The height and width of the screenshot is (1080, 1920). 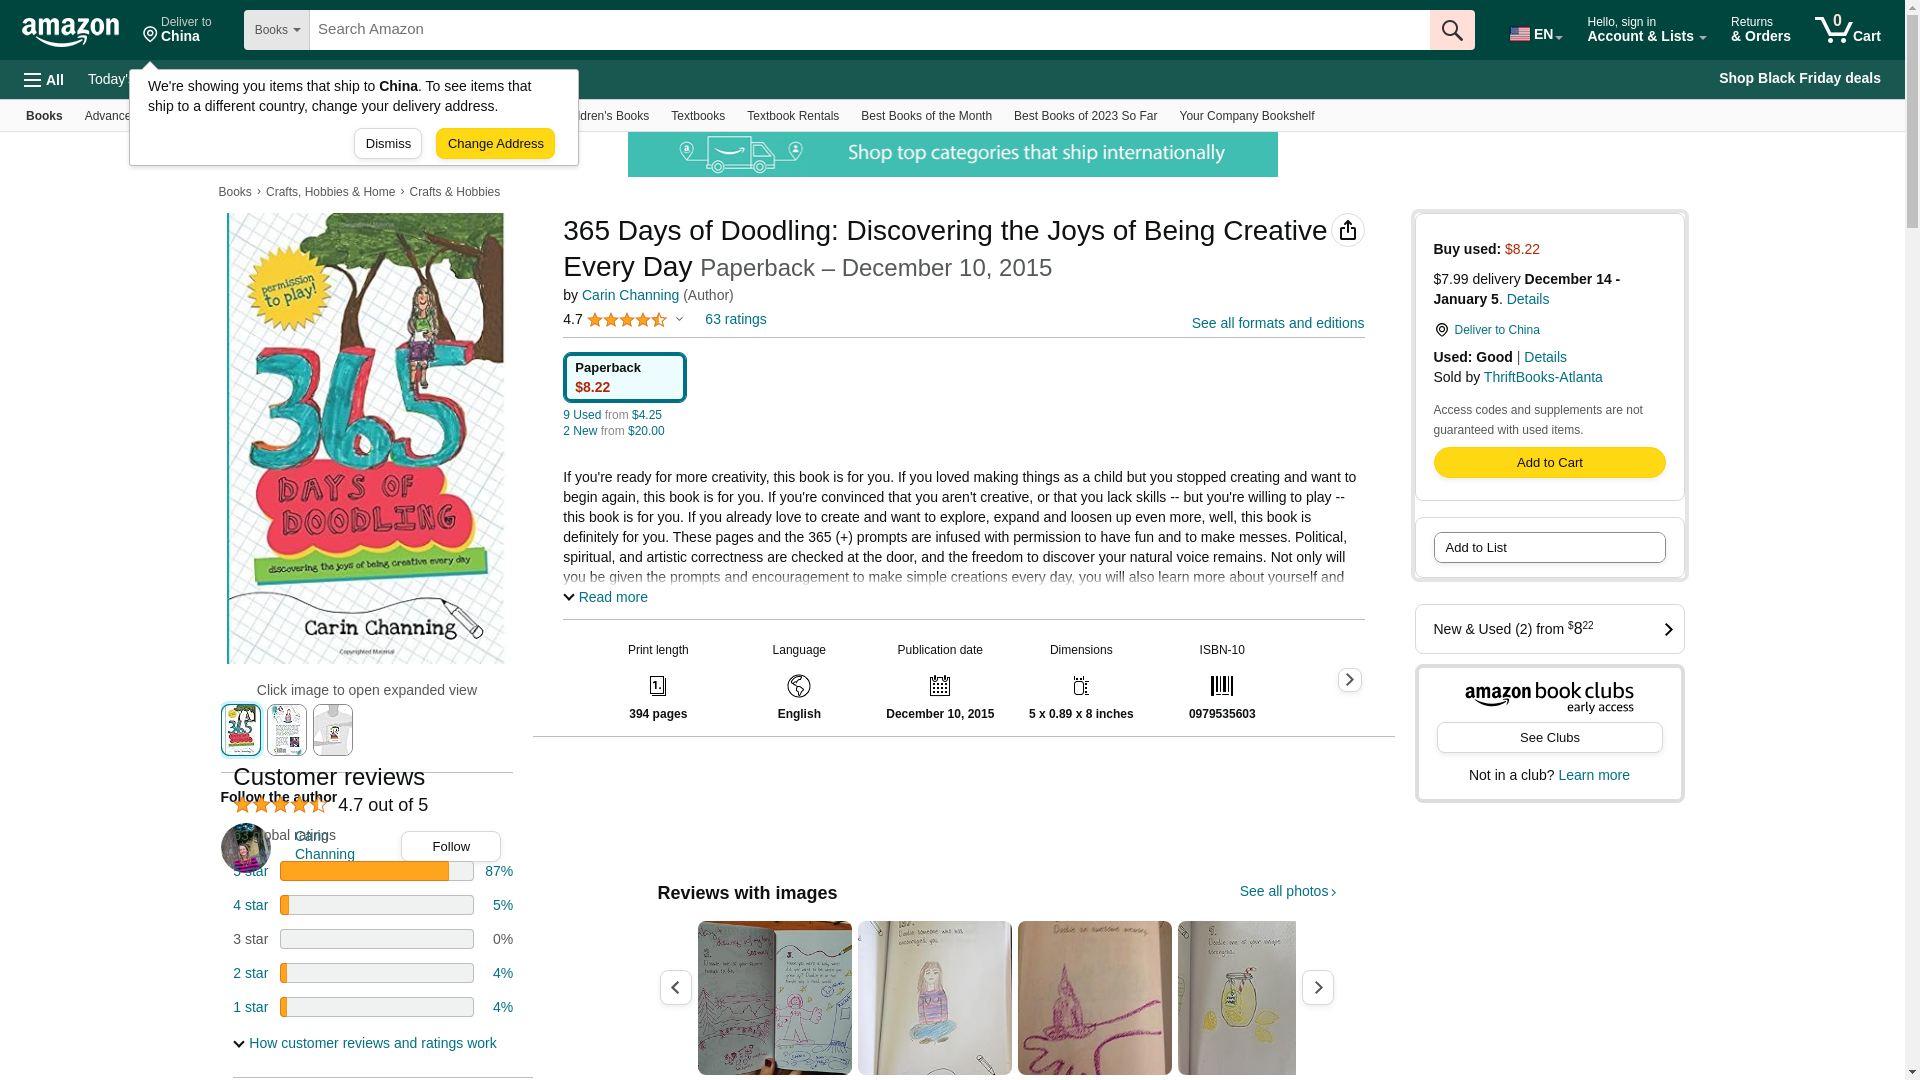 What do you see at coordinates (249, 971) in the screenshot?
I see `'2 star'` at bounding box center [249, 971].